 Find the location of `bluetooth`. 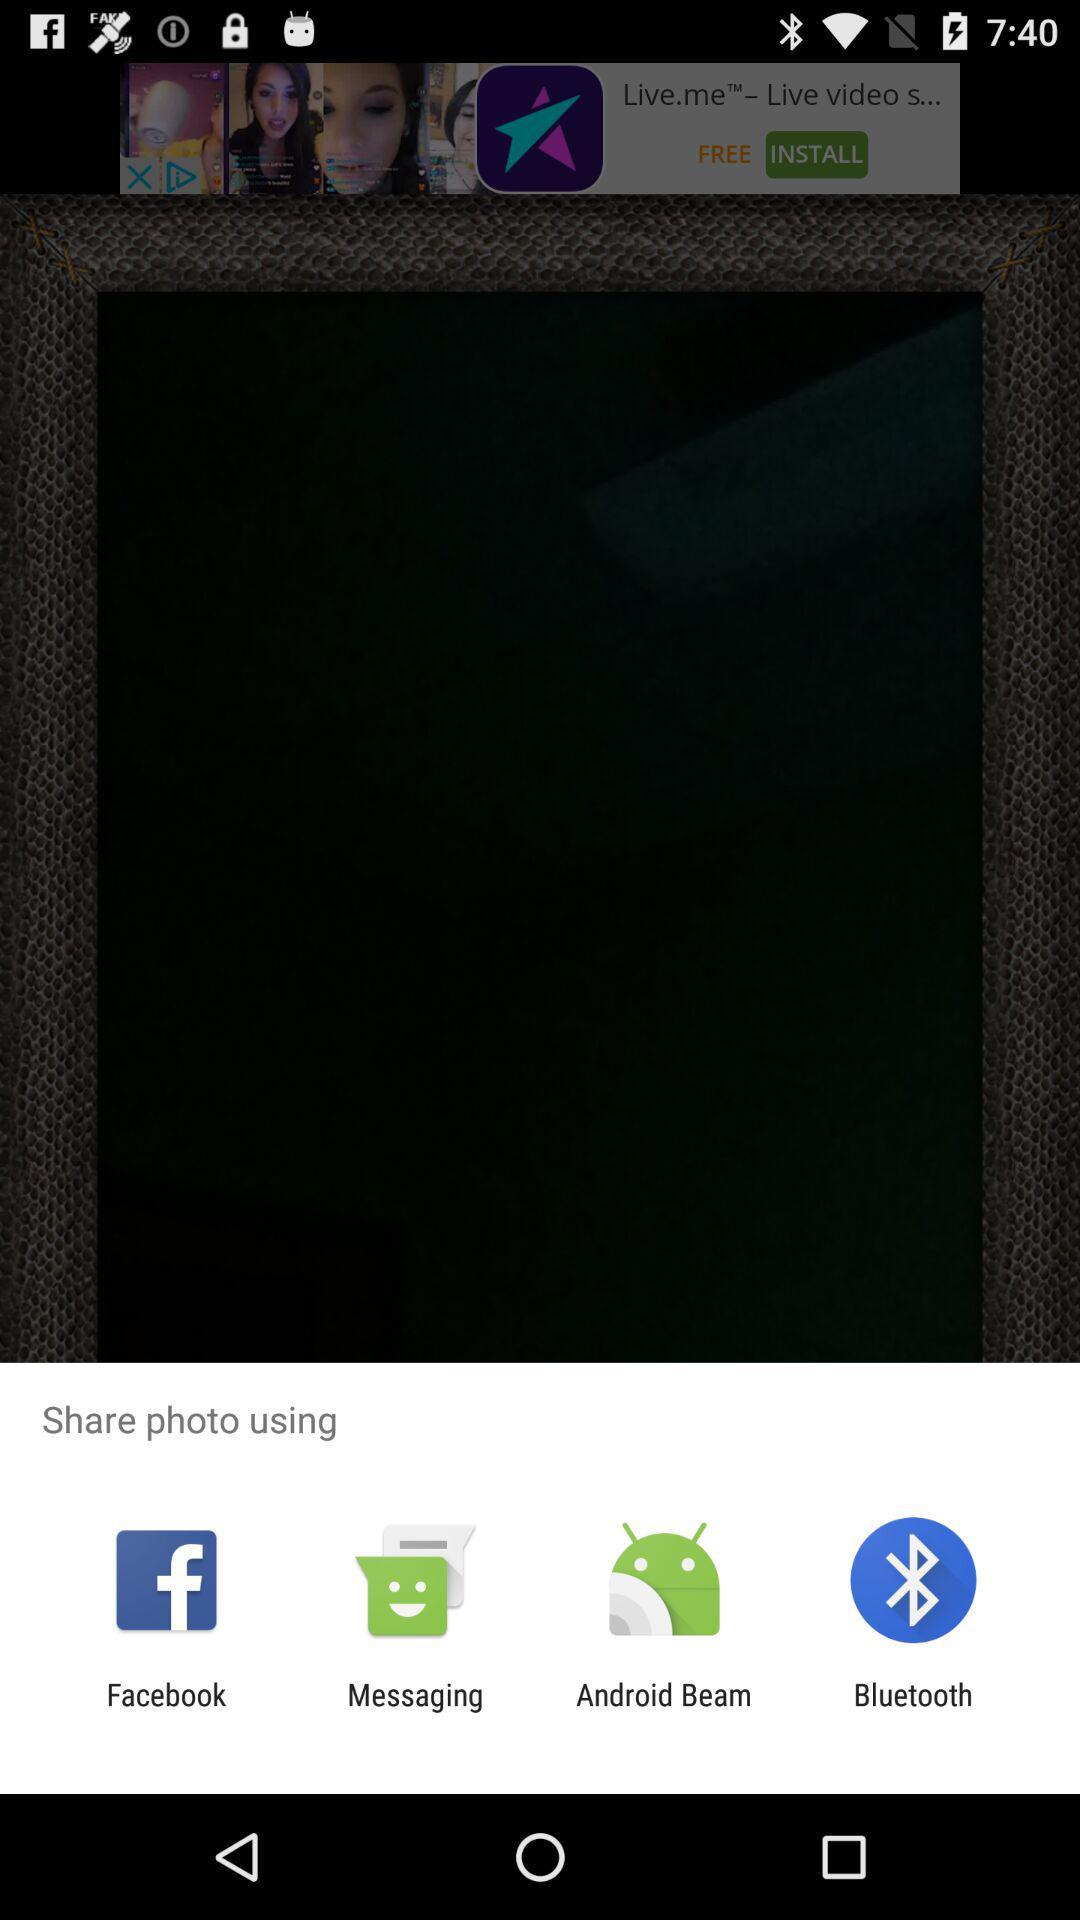

bluetooth is located at coordinates (913, 1711).